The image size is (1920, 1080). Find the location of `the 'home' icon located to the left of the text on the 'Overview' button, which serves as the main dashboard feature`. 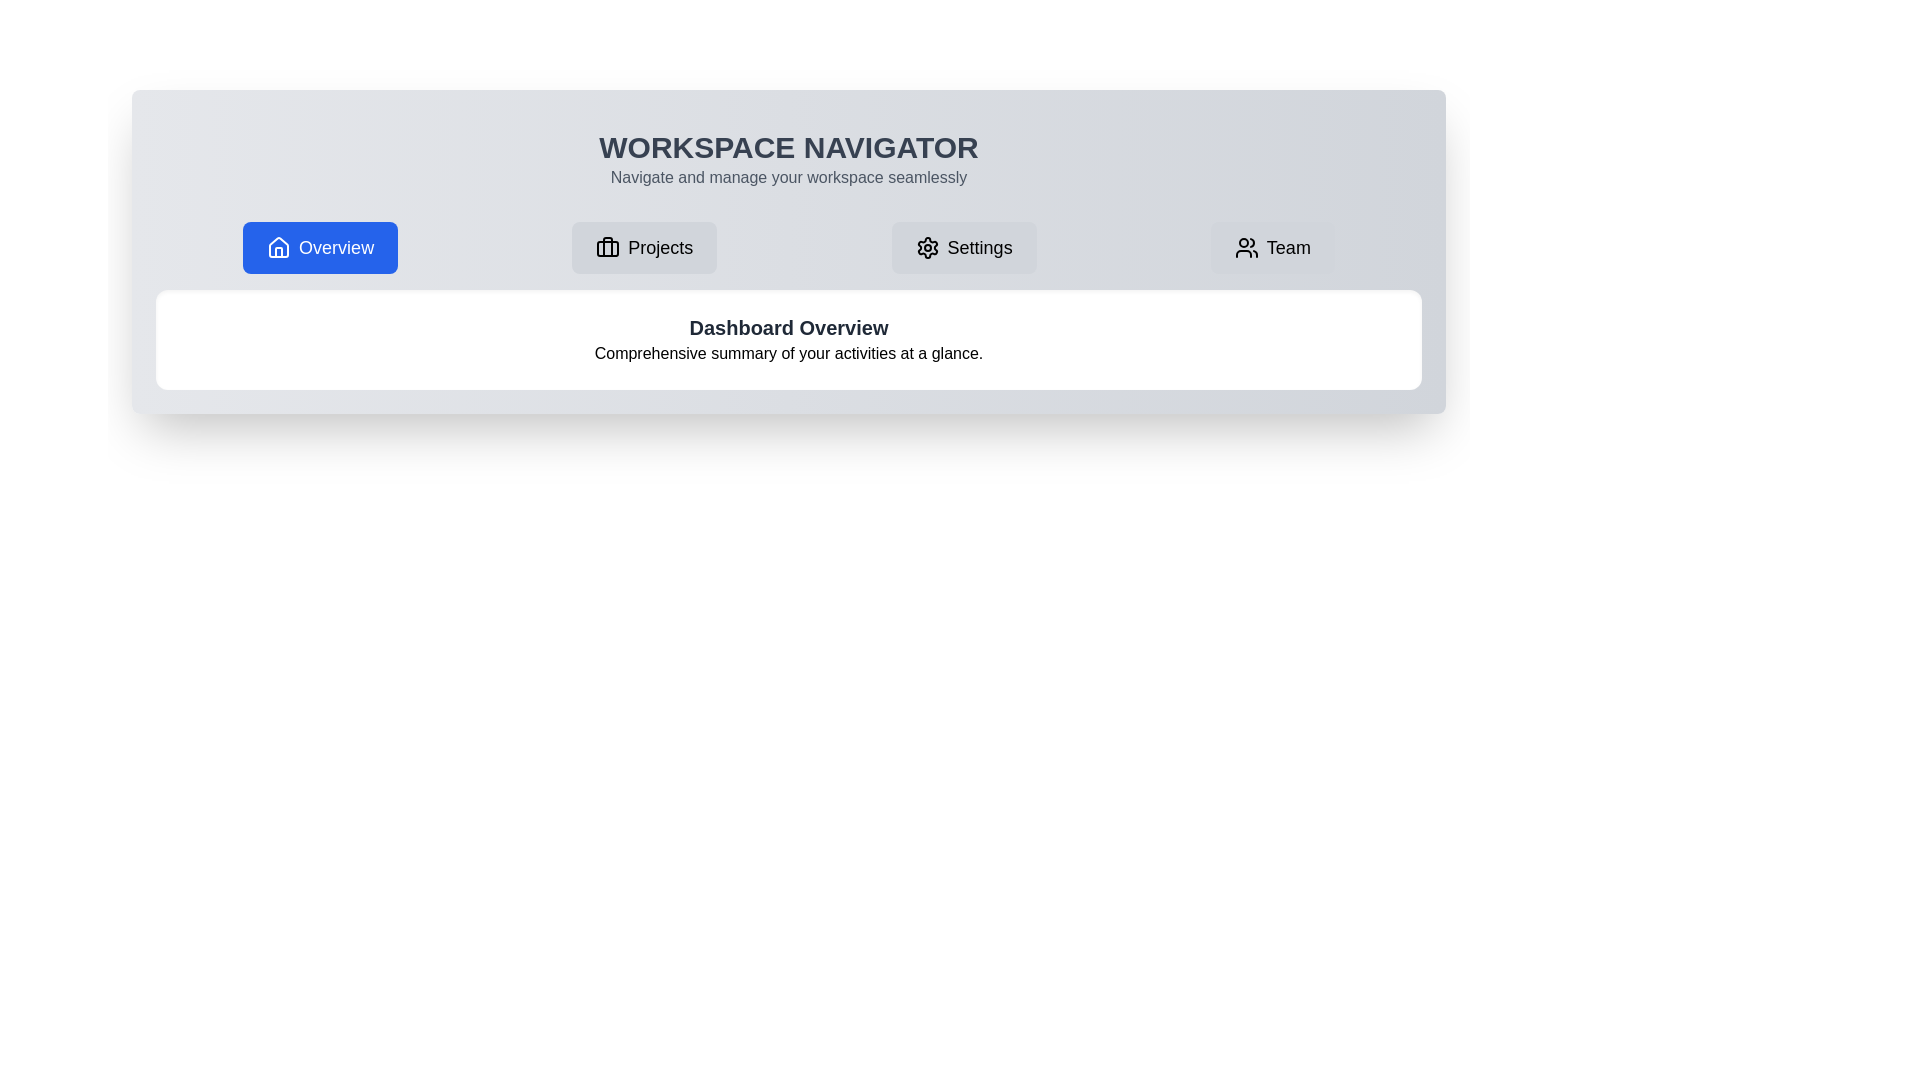

the 'home' icon located to the left of the text on the 'Overview' button, which serves as the main dashboard feature is located at coordinates (278, 246).